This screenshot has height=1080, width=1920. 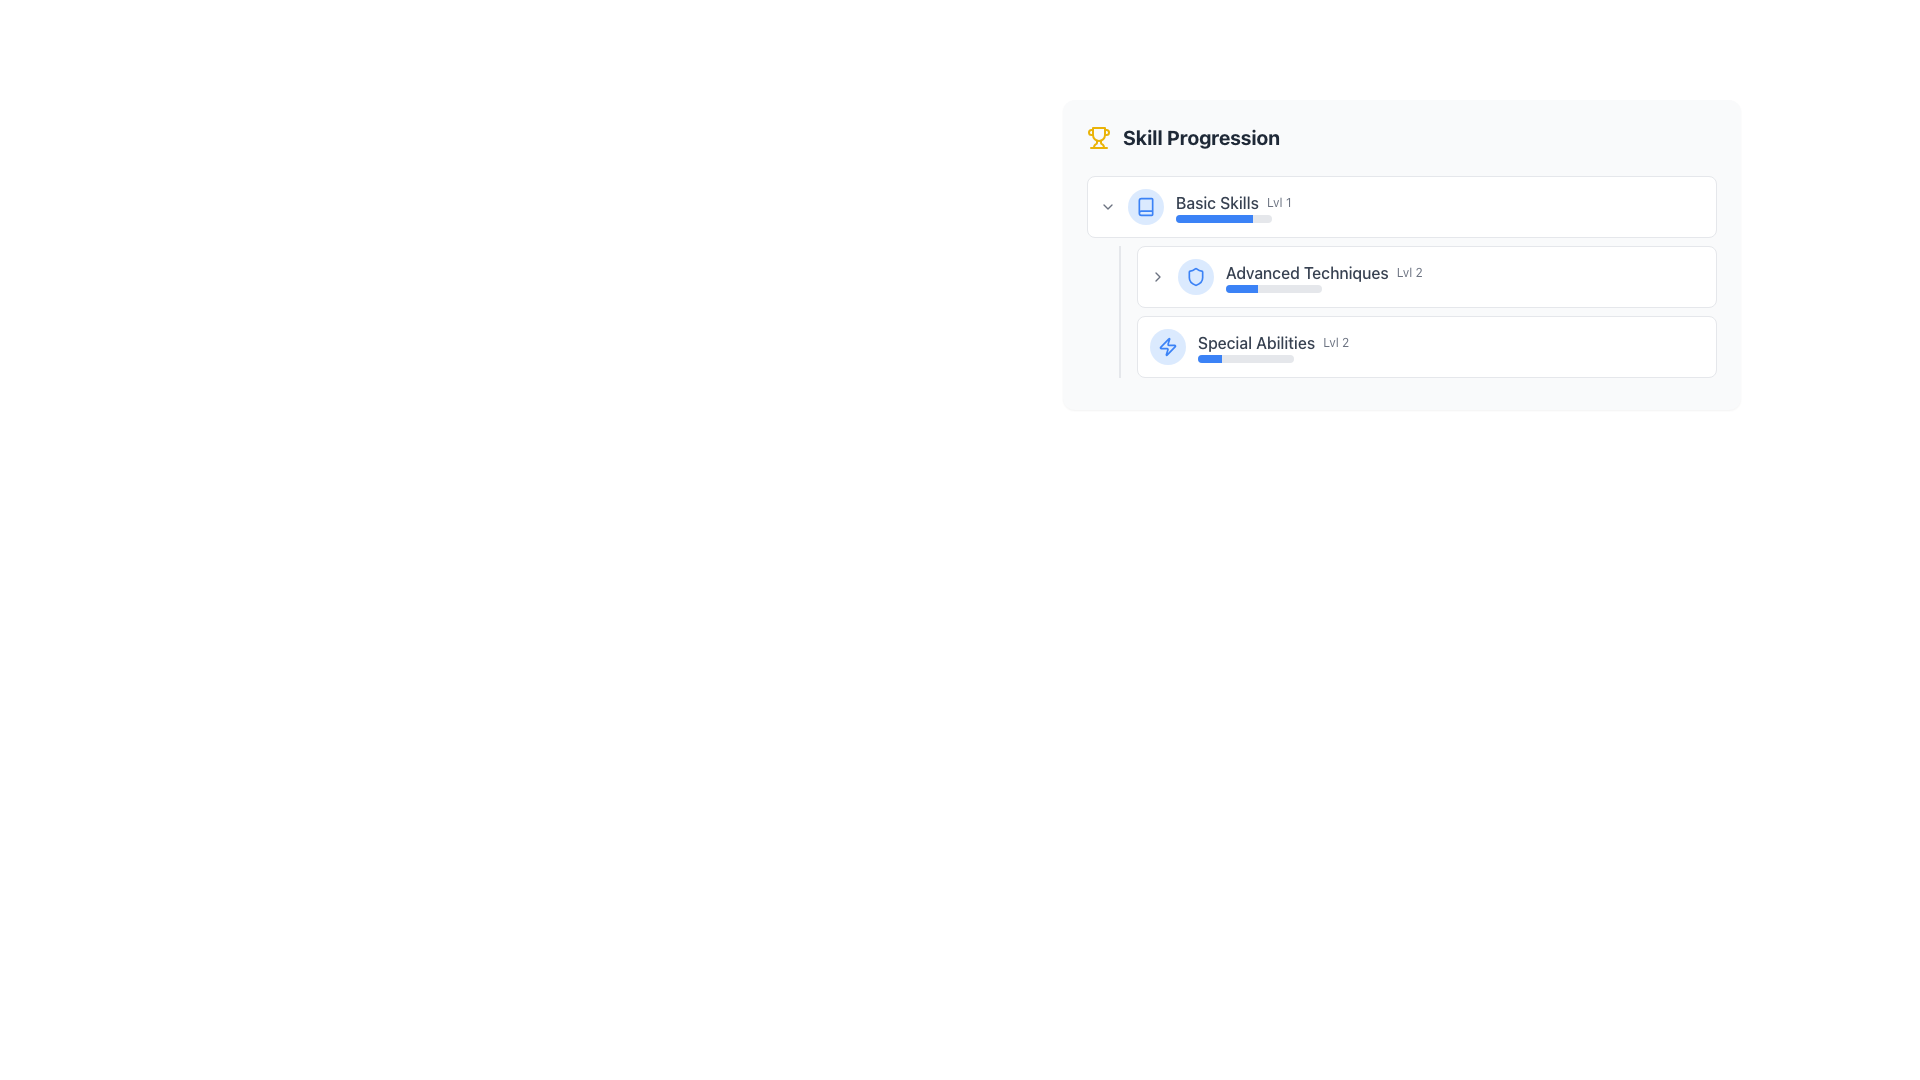 What do you see at coordinates (1272, 289) in the screenshot?
I see `the progress bar located directly below the 'Advanced Techniques Lvl 2' text in the 'Advanced Techniques' section` at bounding box center [1272, 289].